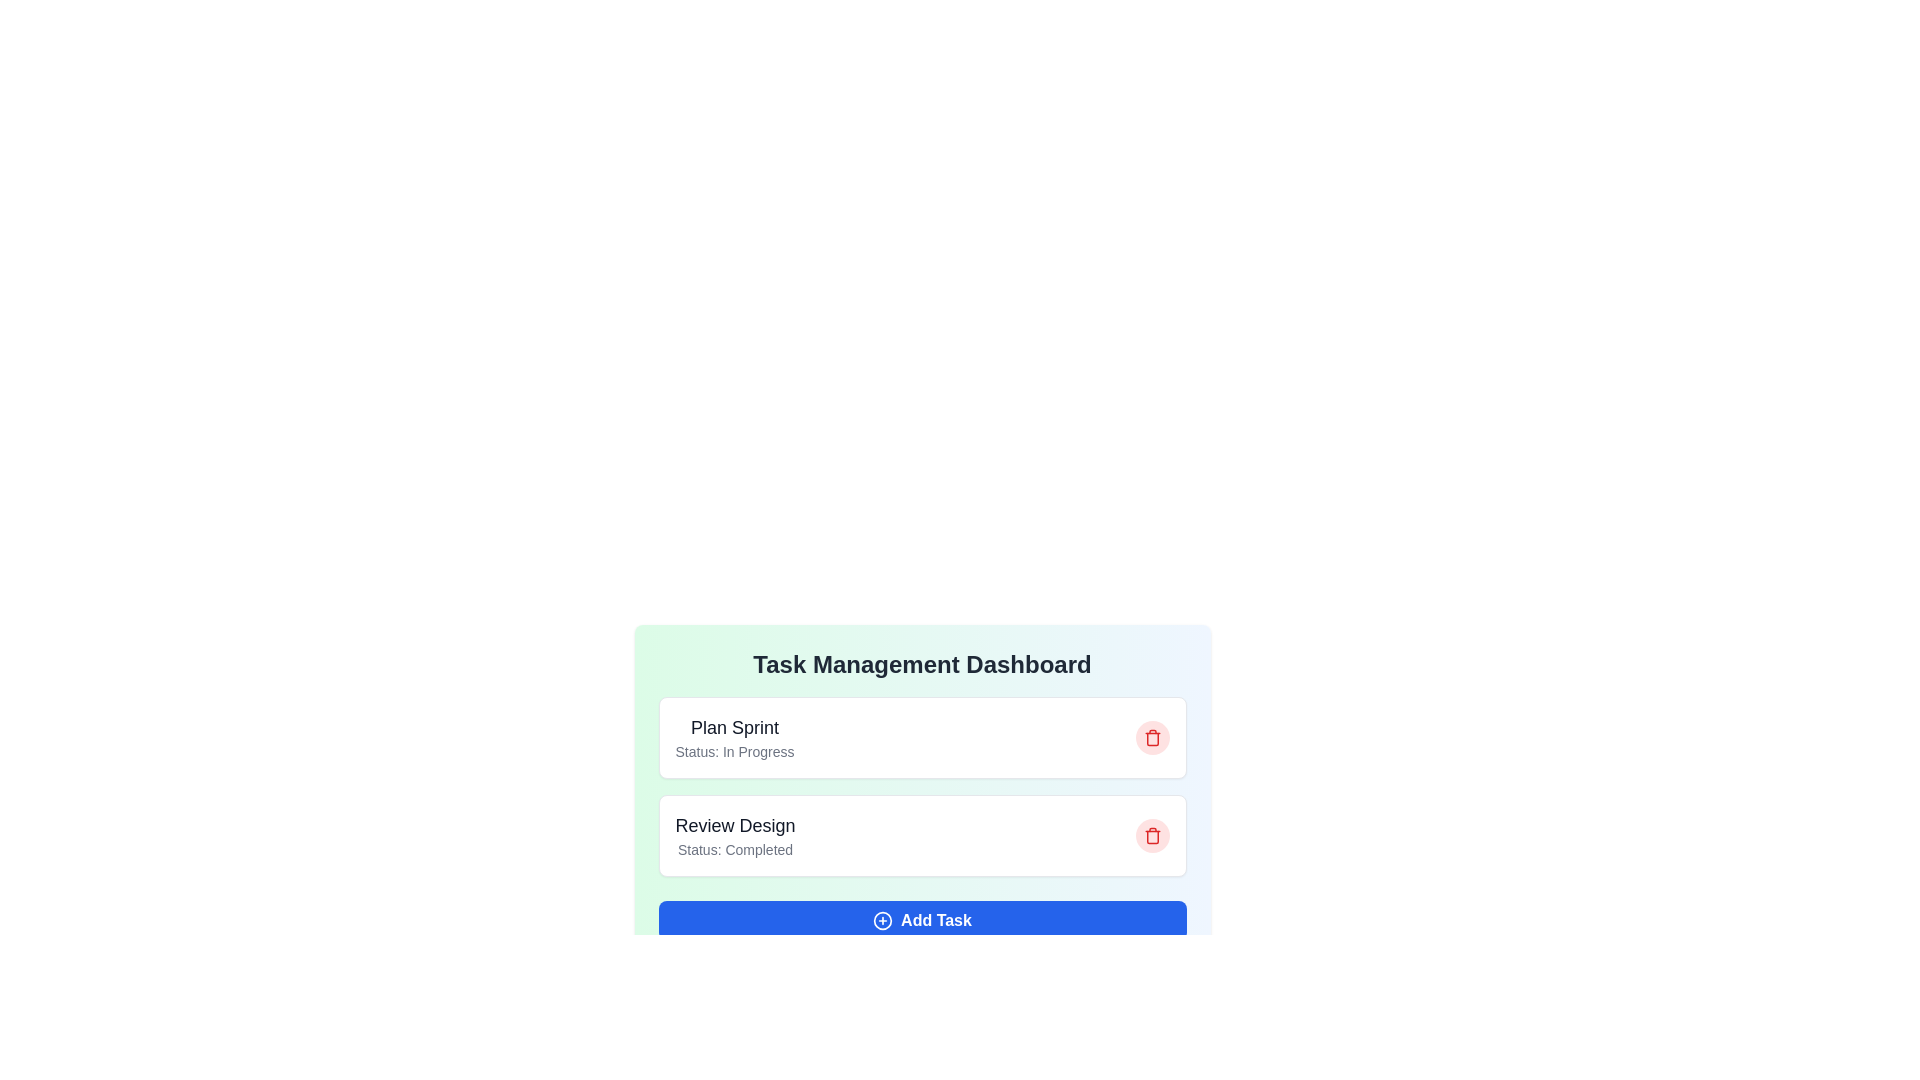  I want to click on the task with ID 1 by clicking the corresponding trash icon, so click(1152, 737).